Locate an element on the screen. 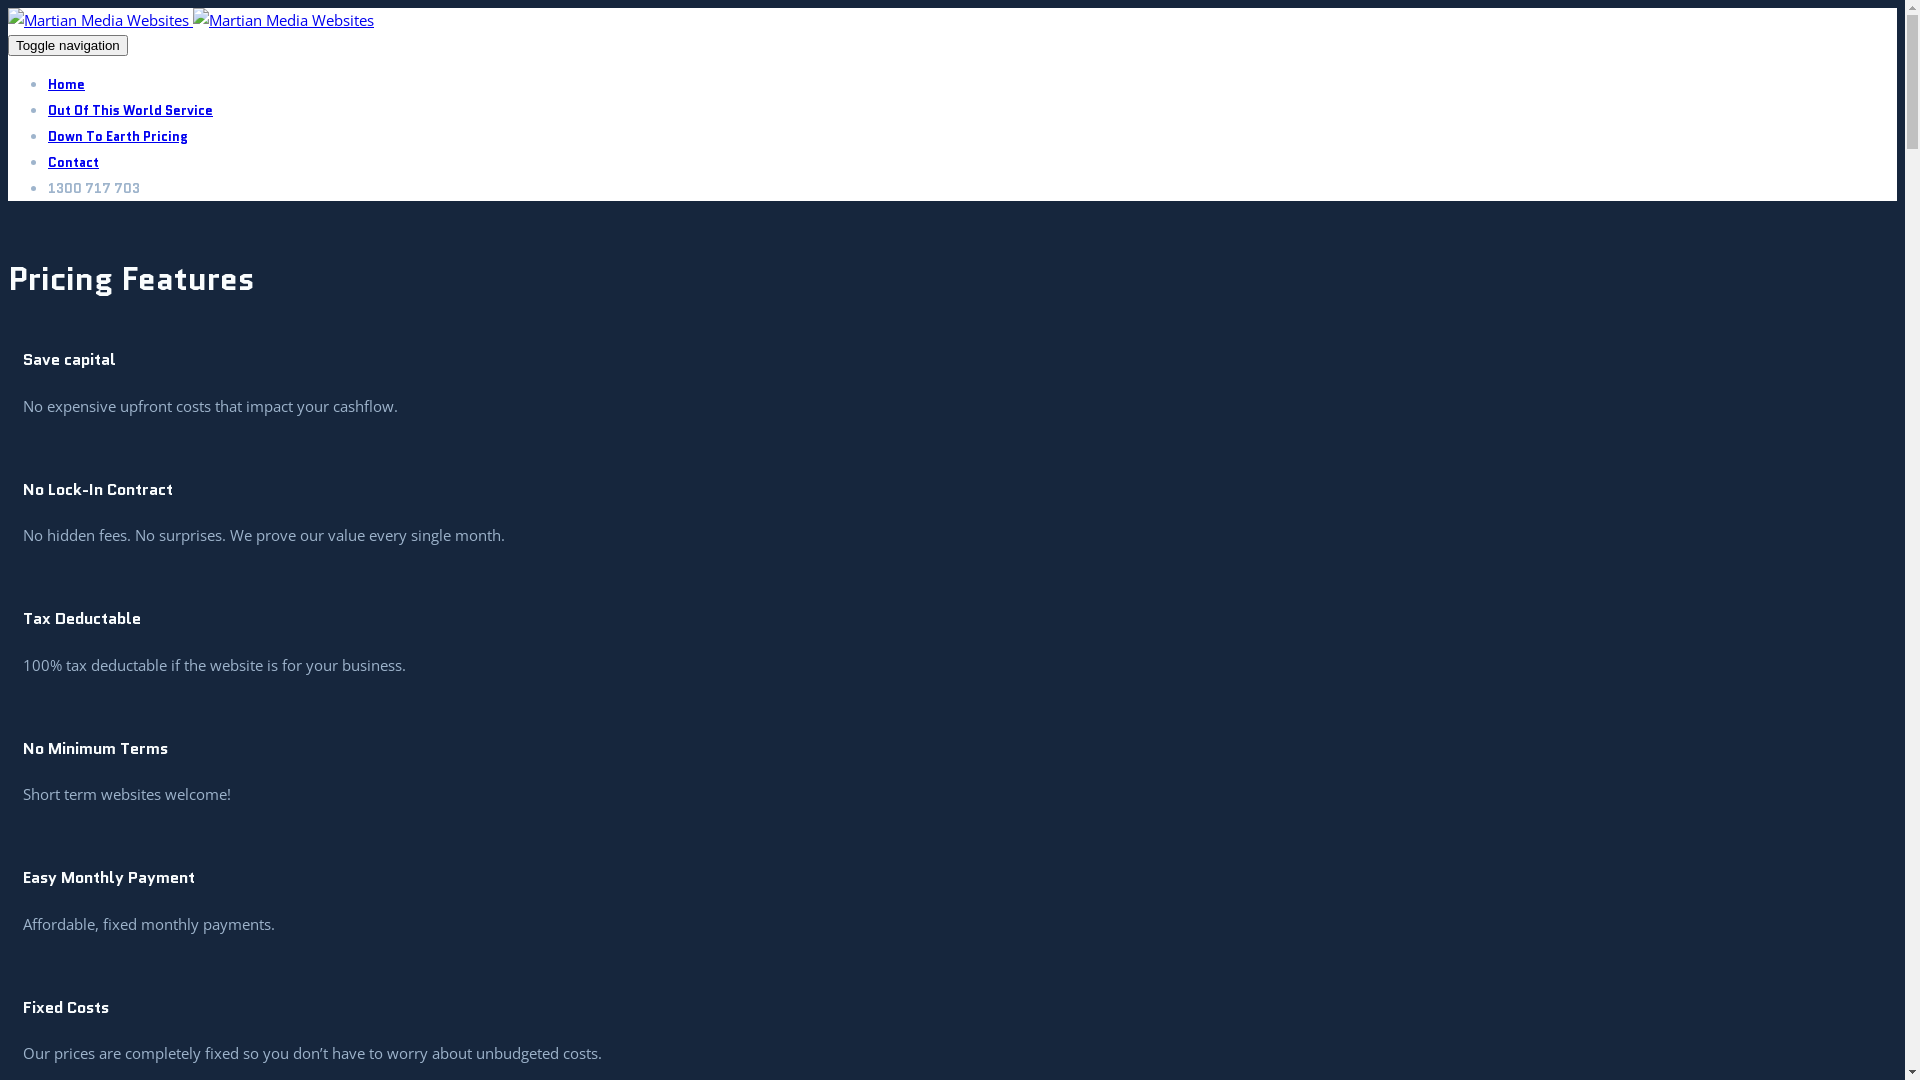  'Out of This World Service' is located at coordinates (282, 19).